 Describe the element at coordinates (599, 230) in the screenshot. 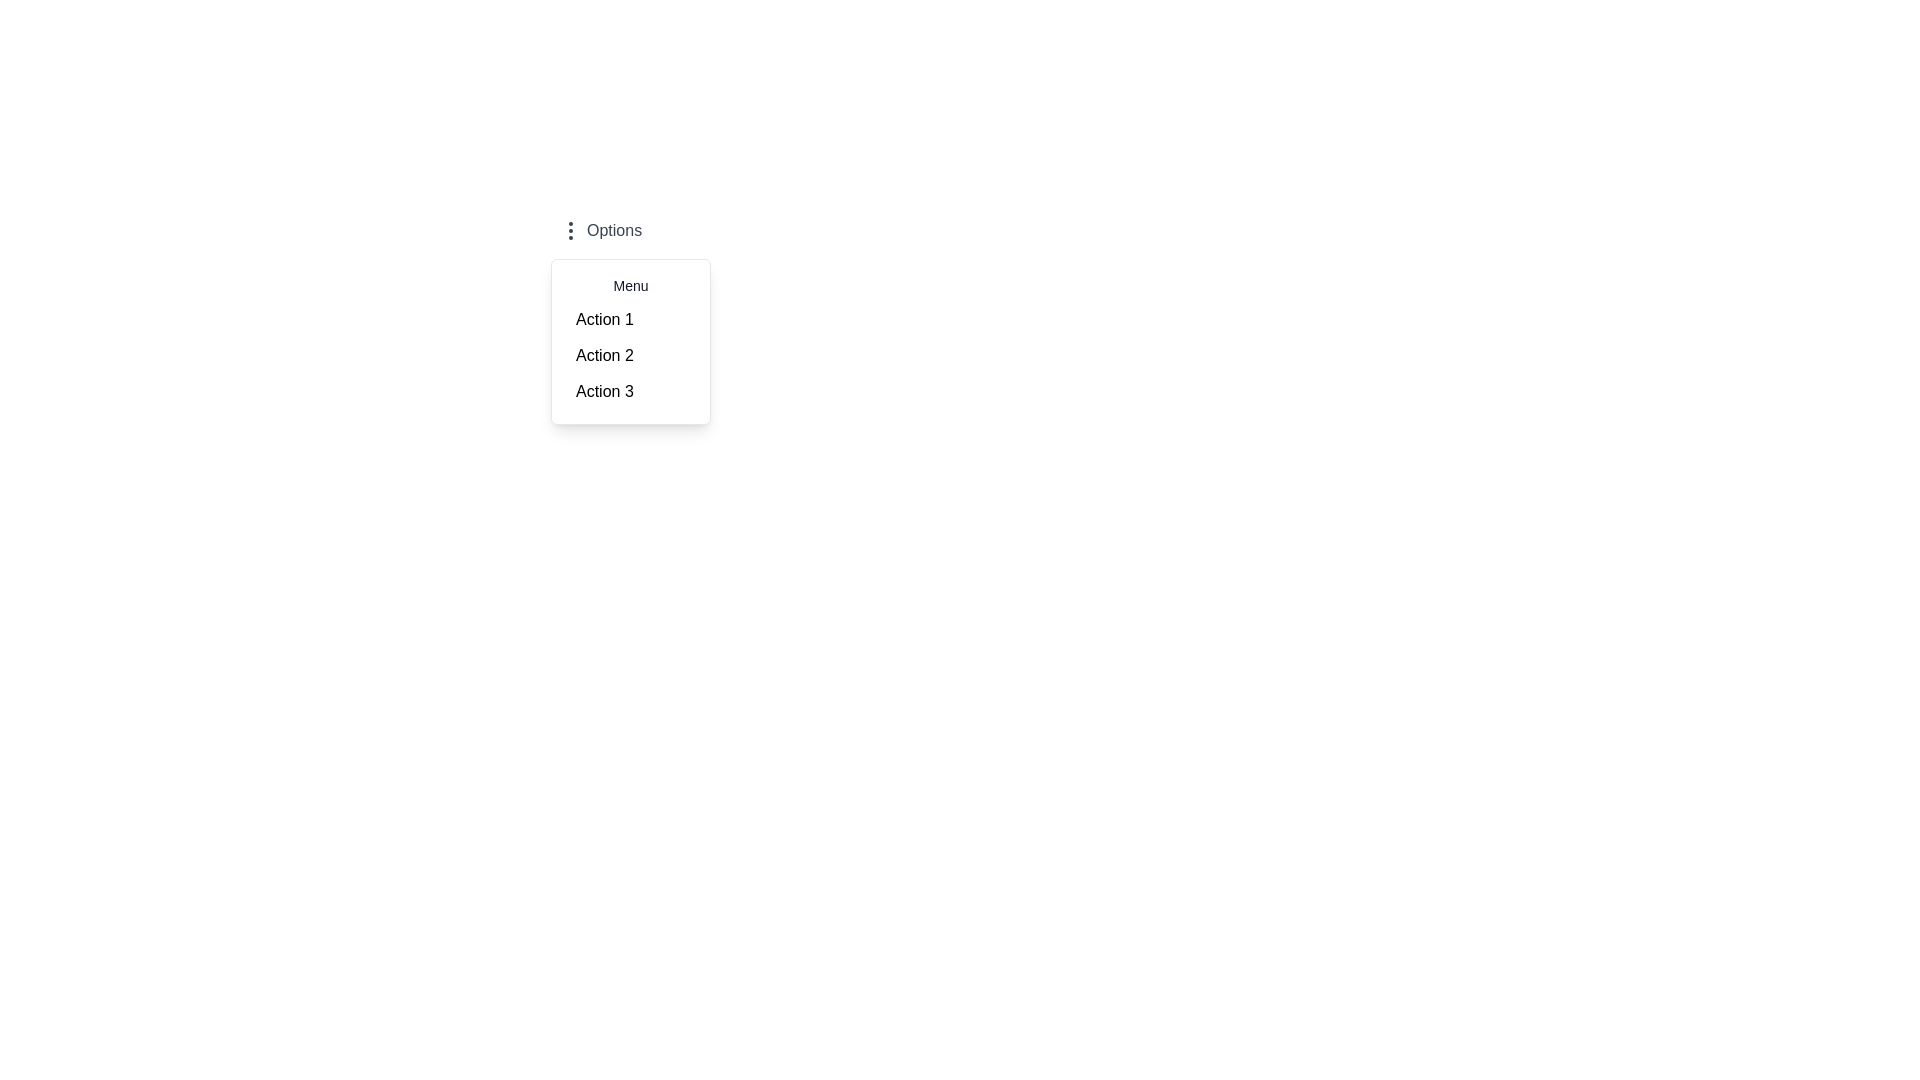

I see `the menu trigger button located at the top-left corner of the menu header area` at that location.